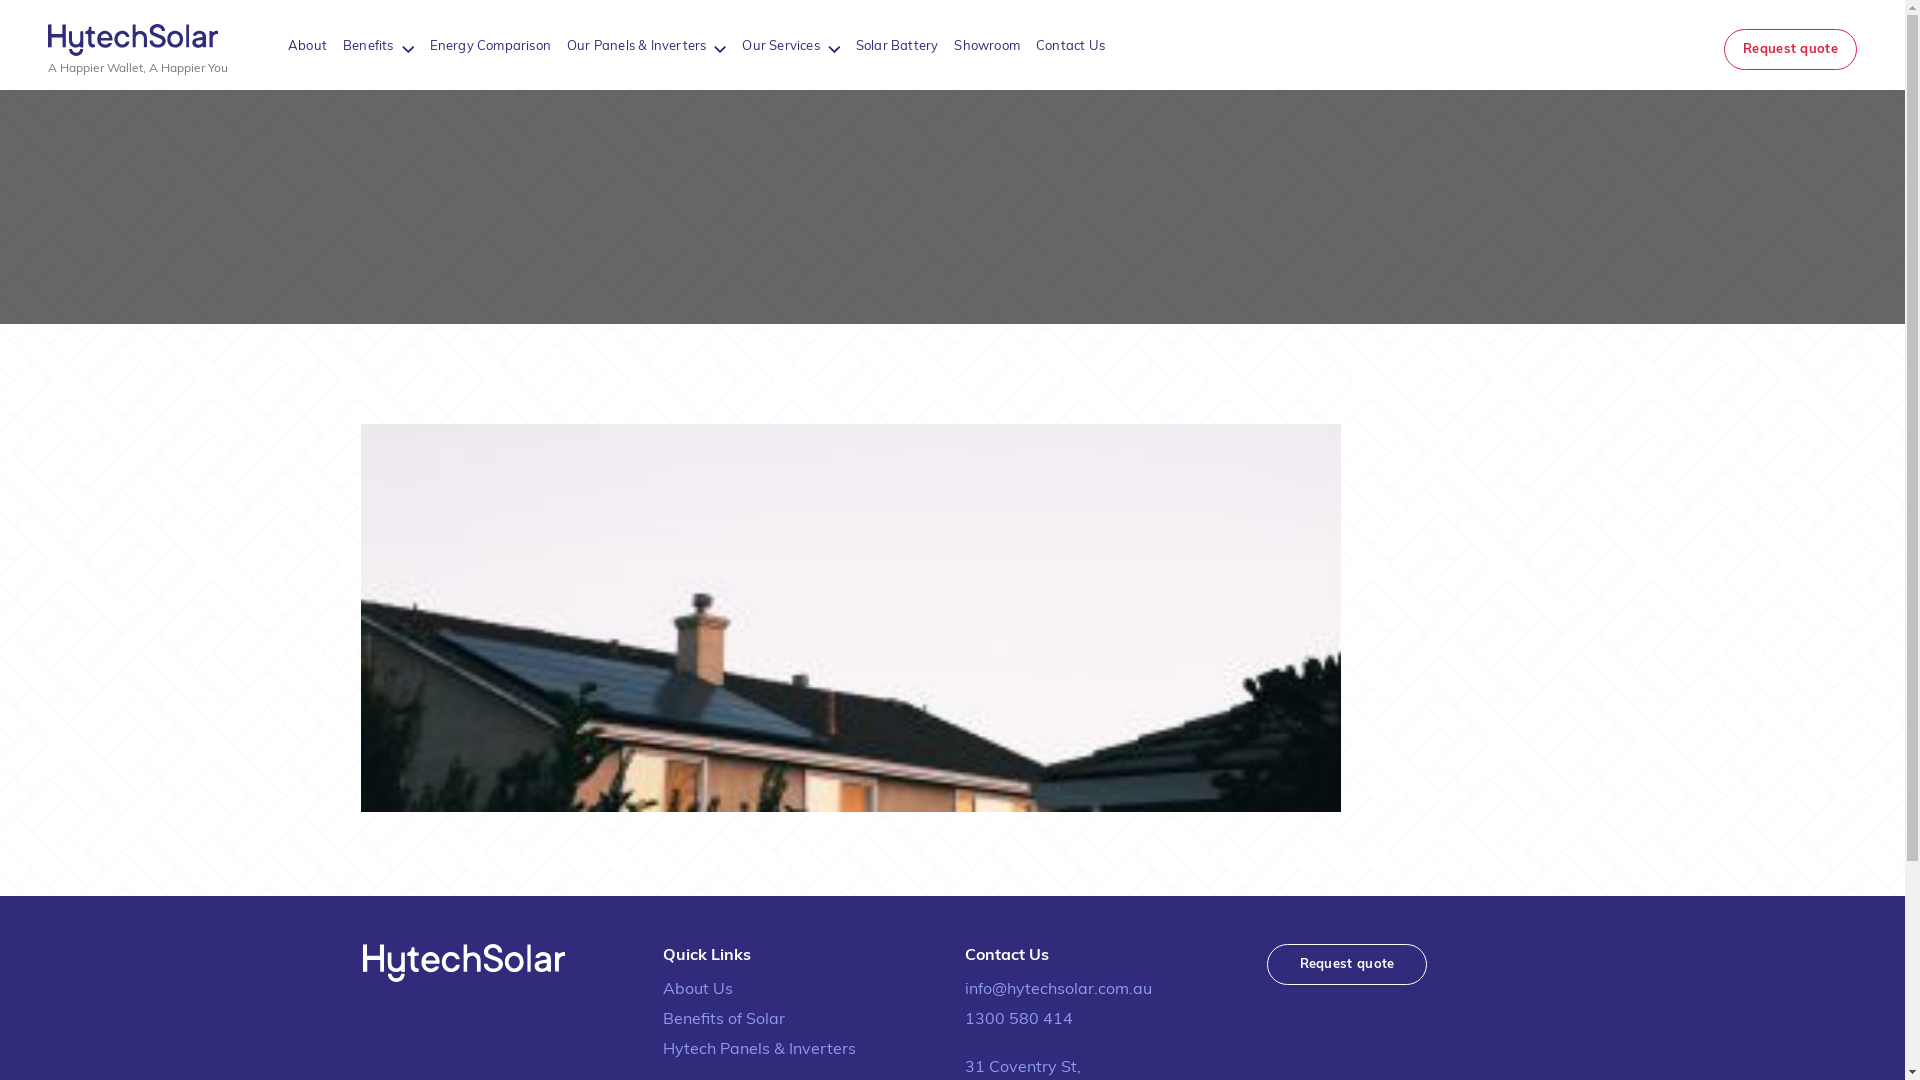  Describe the element at coordinates (1346, 963) in the screenshot. I see `'Request quote'` at that location.